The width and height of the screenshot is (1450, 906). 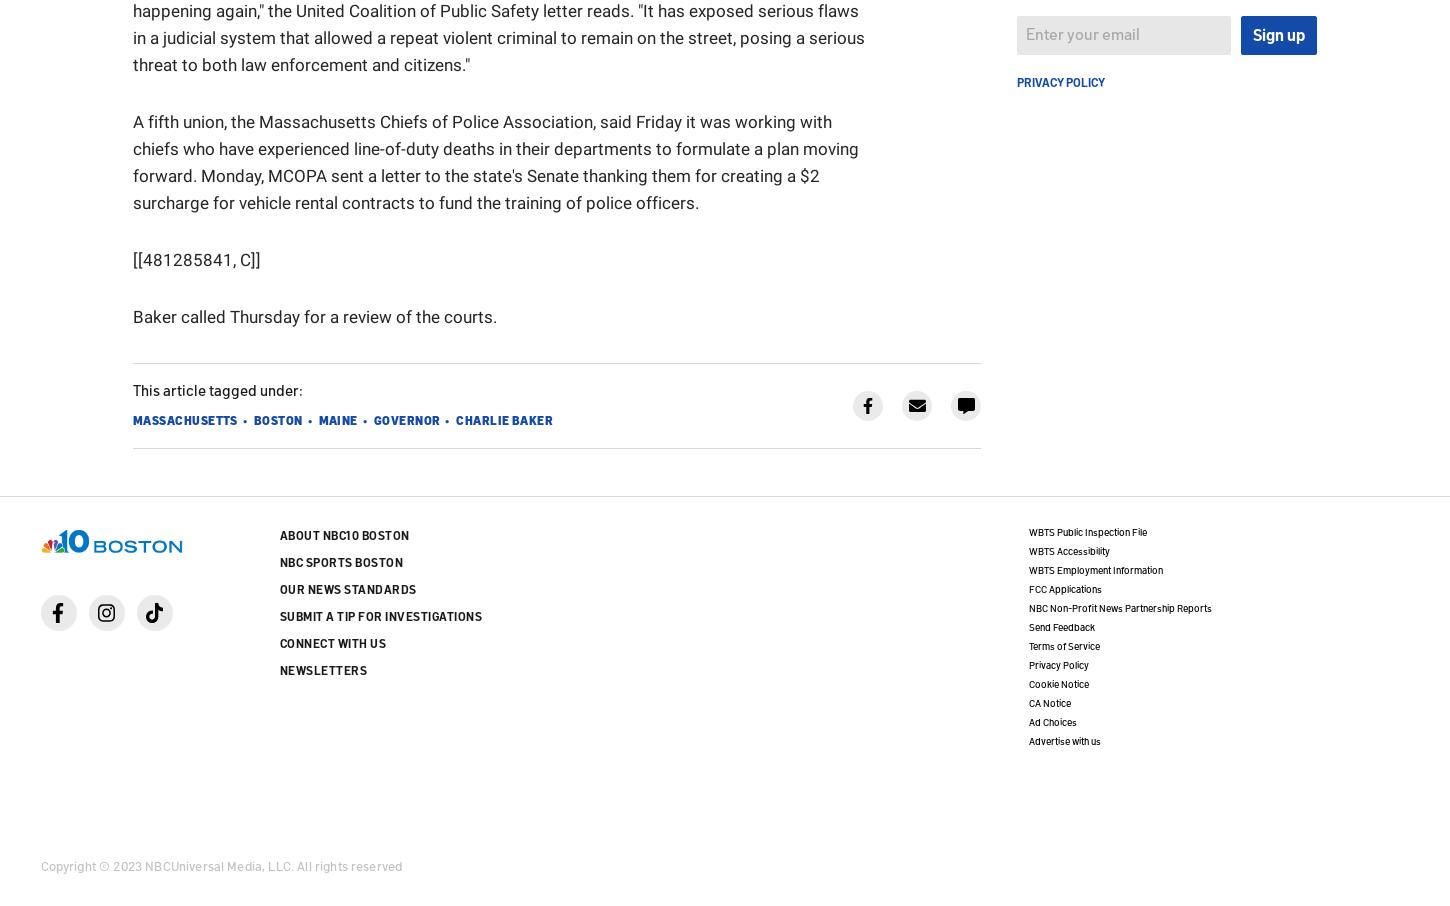 I want to click on 'Charlie Baker', so click(x=504, y=419).